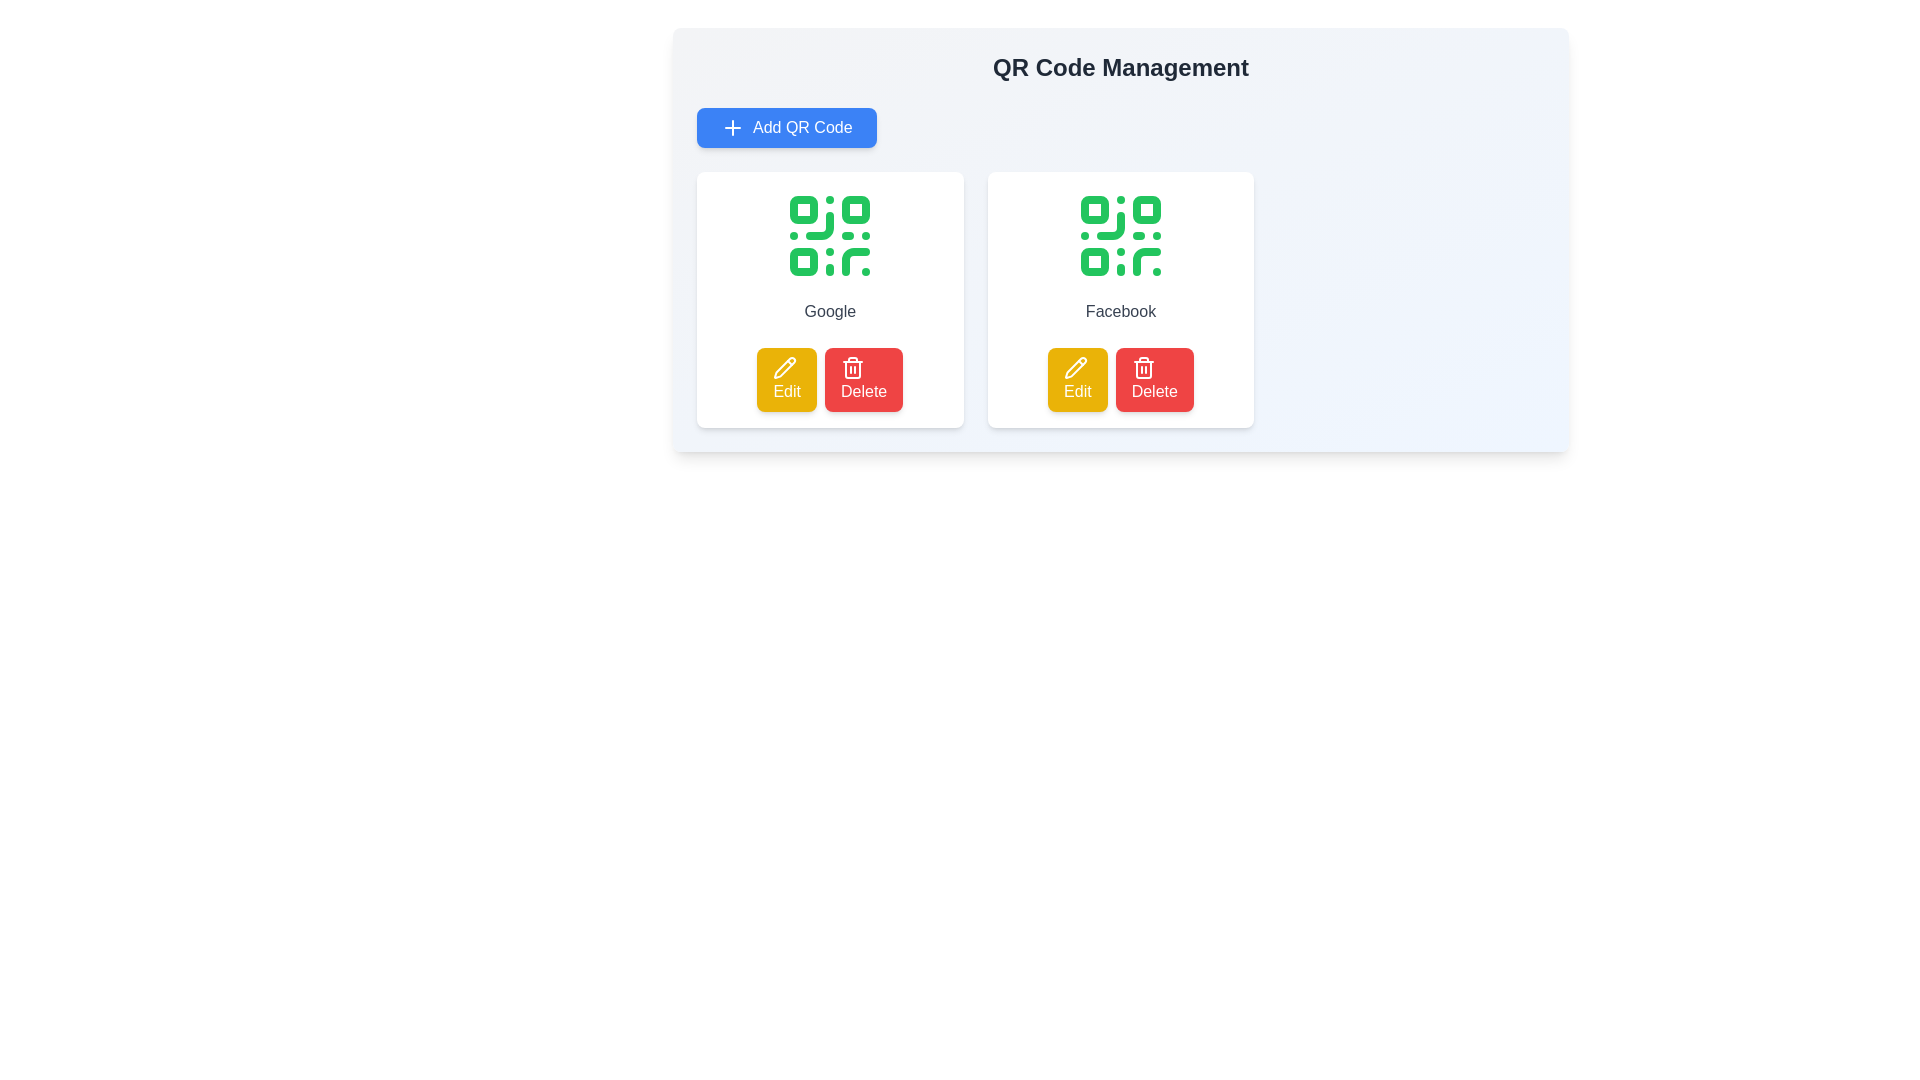 This screenshot has width=1920, height=1080. I want to click on the second square in the top row of the QR code, which is a visual component used for encoding information, so click(856, 209).